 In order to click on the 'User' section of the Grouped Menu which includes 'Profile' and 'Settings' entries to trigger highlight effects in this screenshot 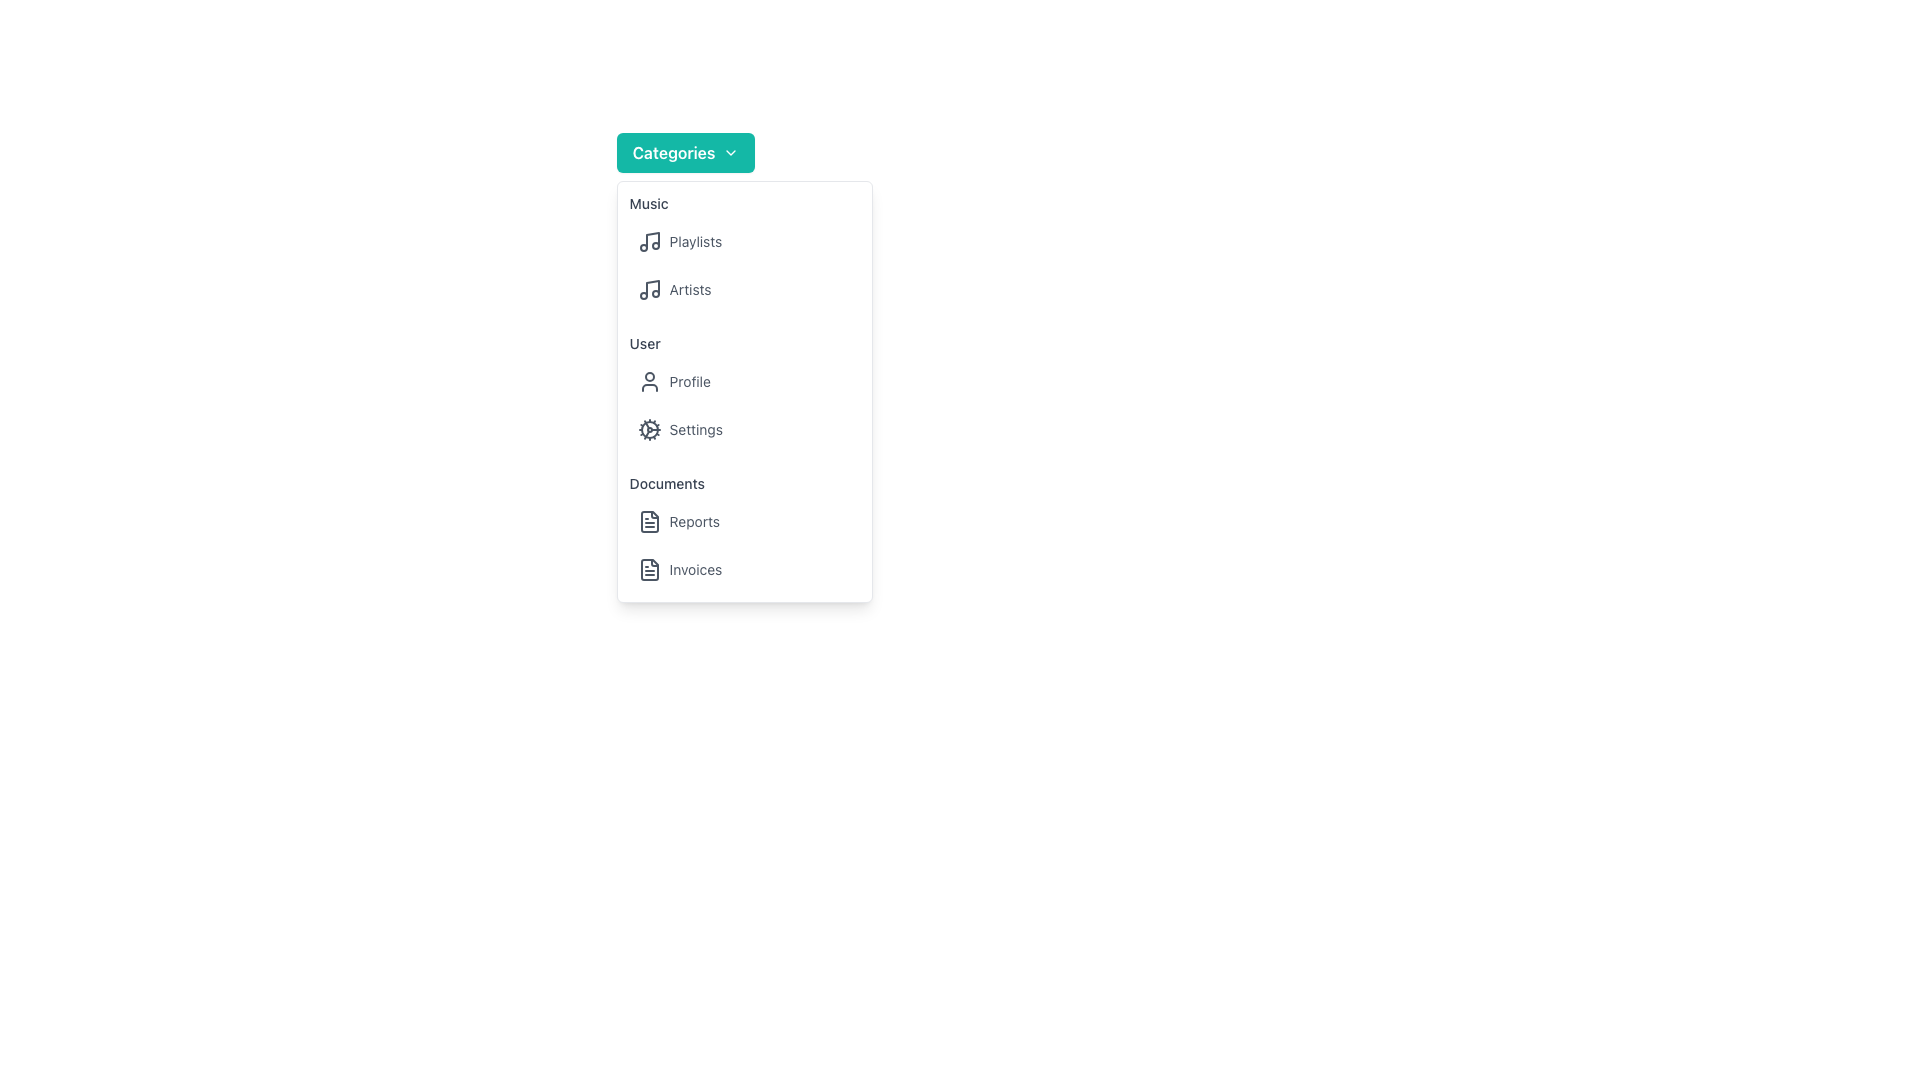, I will do `click(743, 392)`.